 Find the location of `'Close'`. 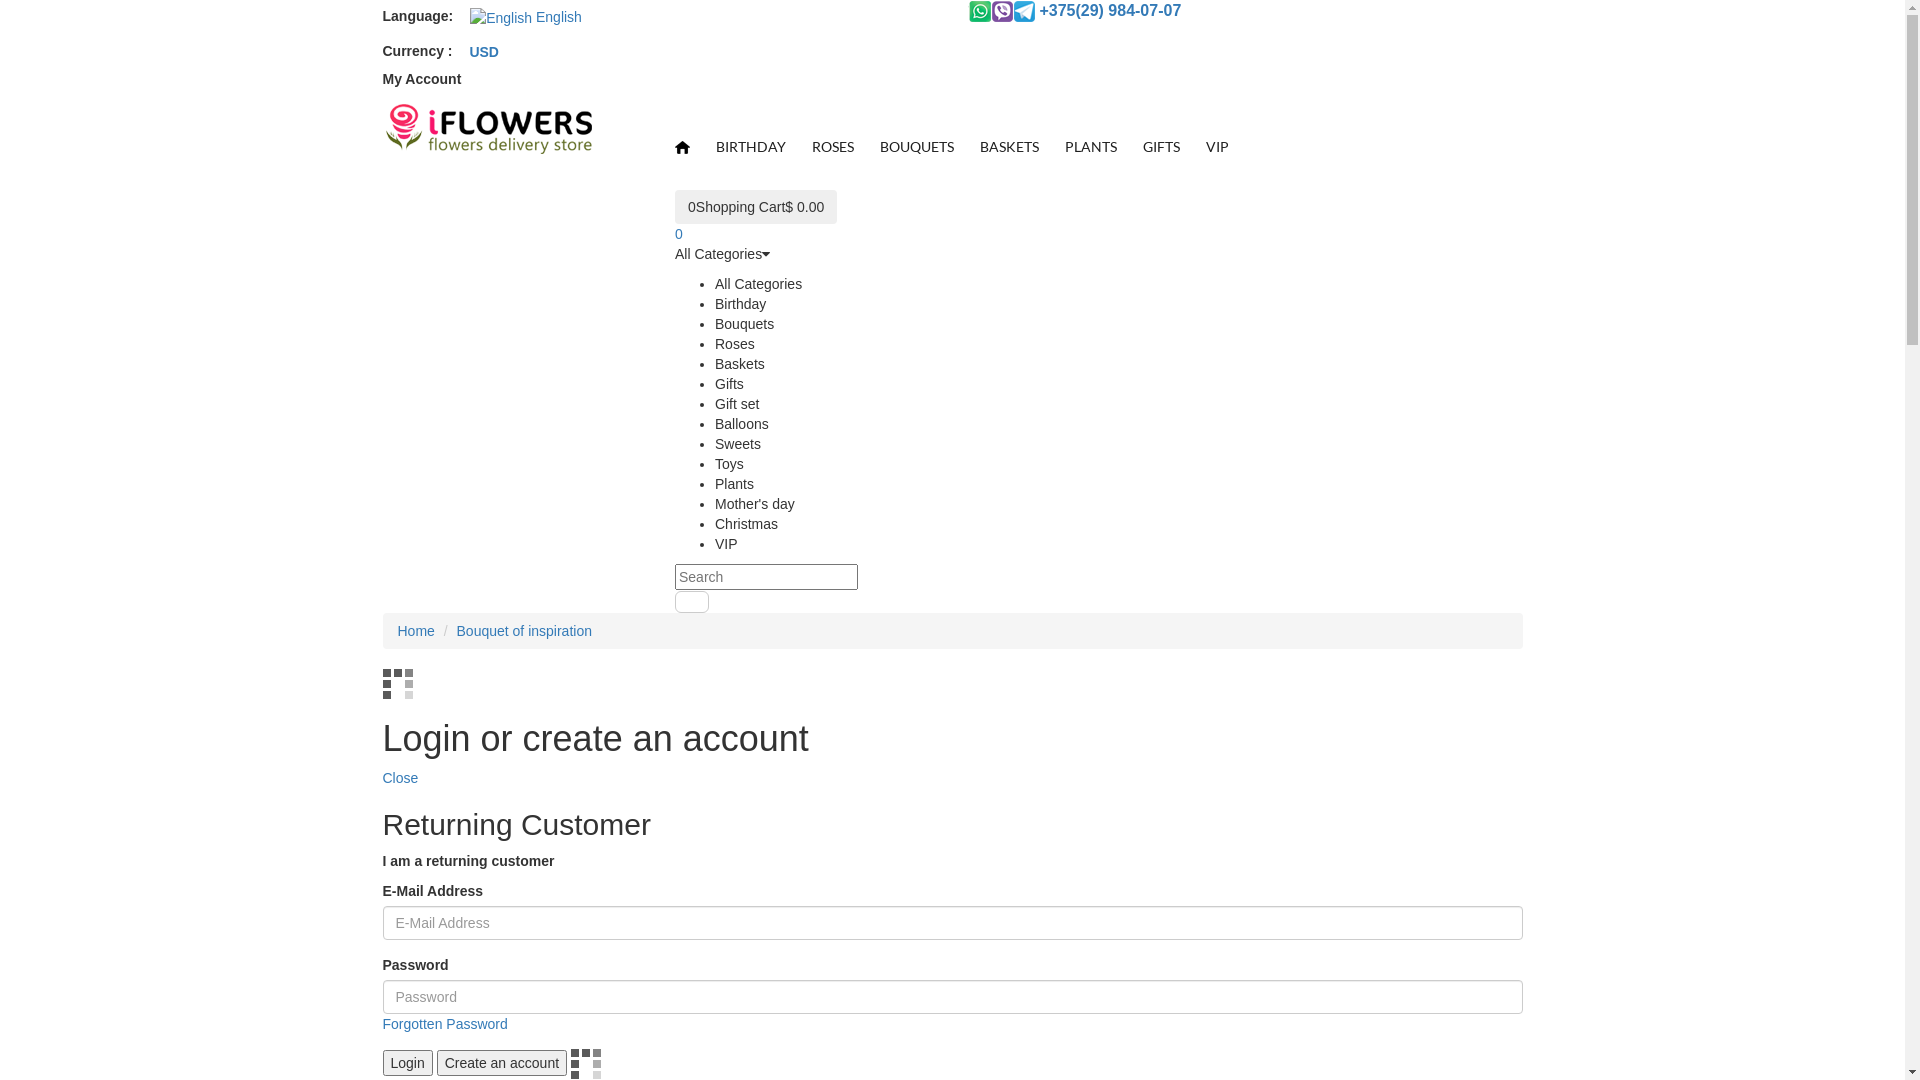

'Close' is located at coordinates (399, 777).